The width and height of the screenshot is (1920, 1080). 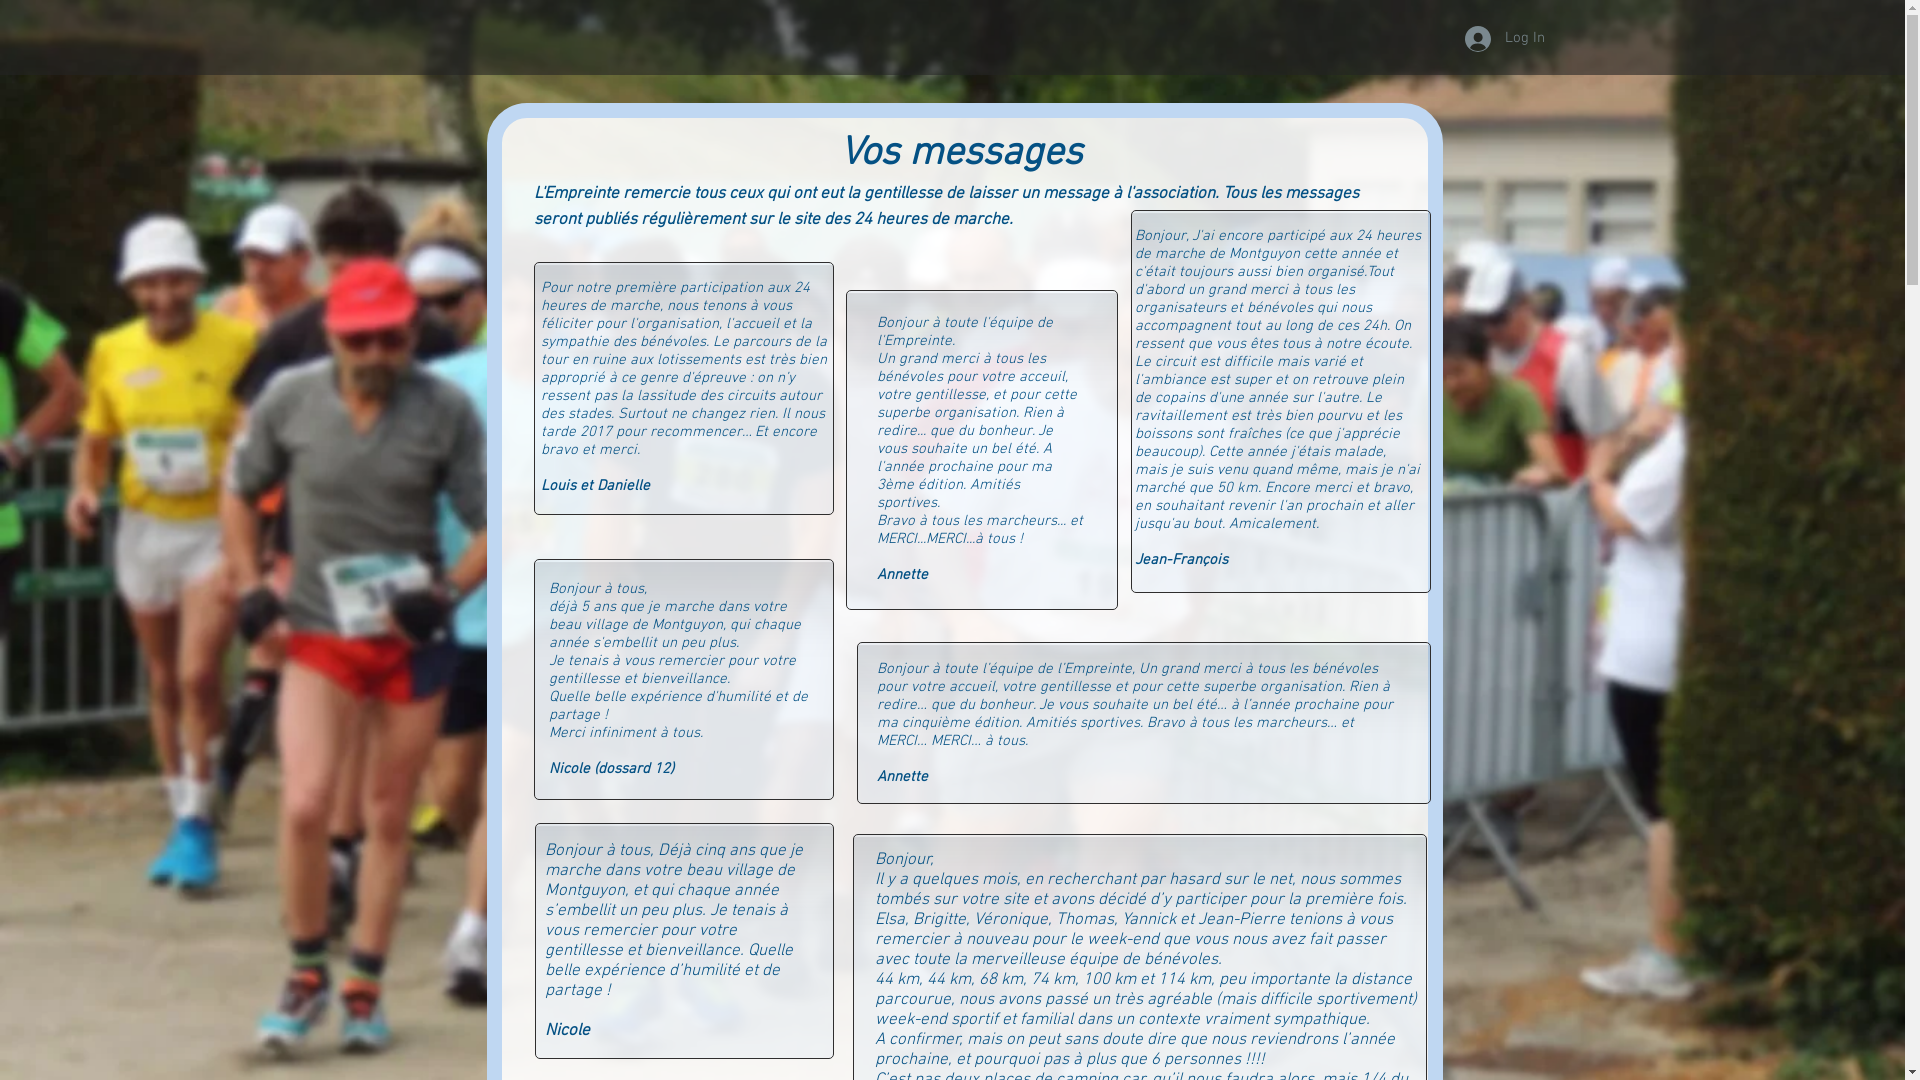 I want to click on 'Log In', so click(x=1491, y=38).